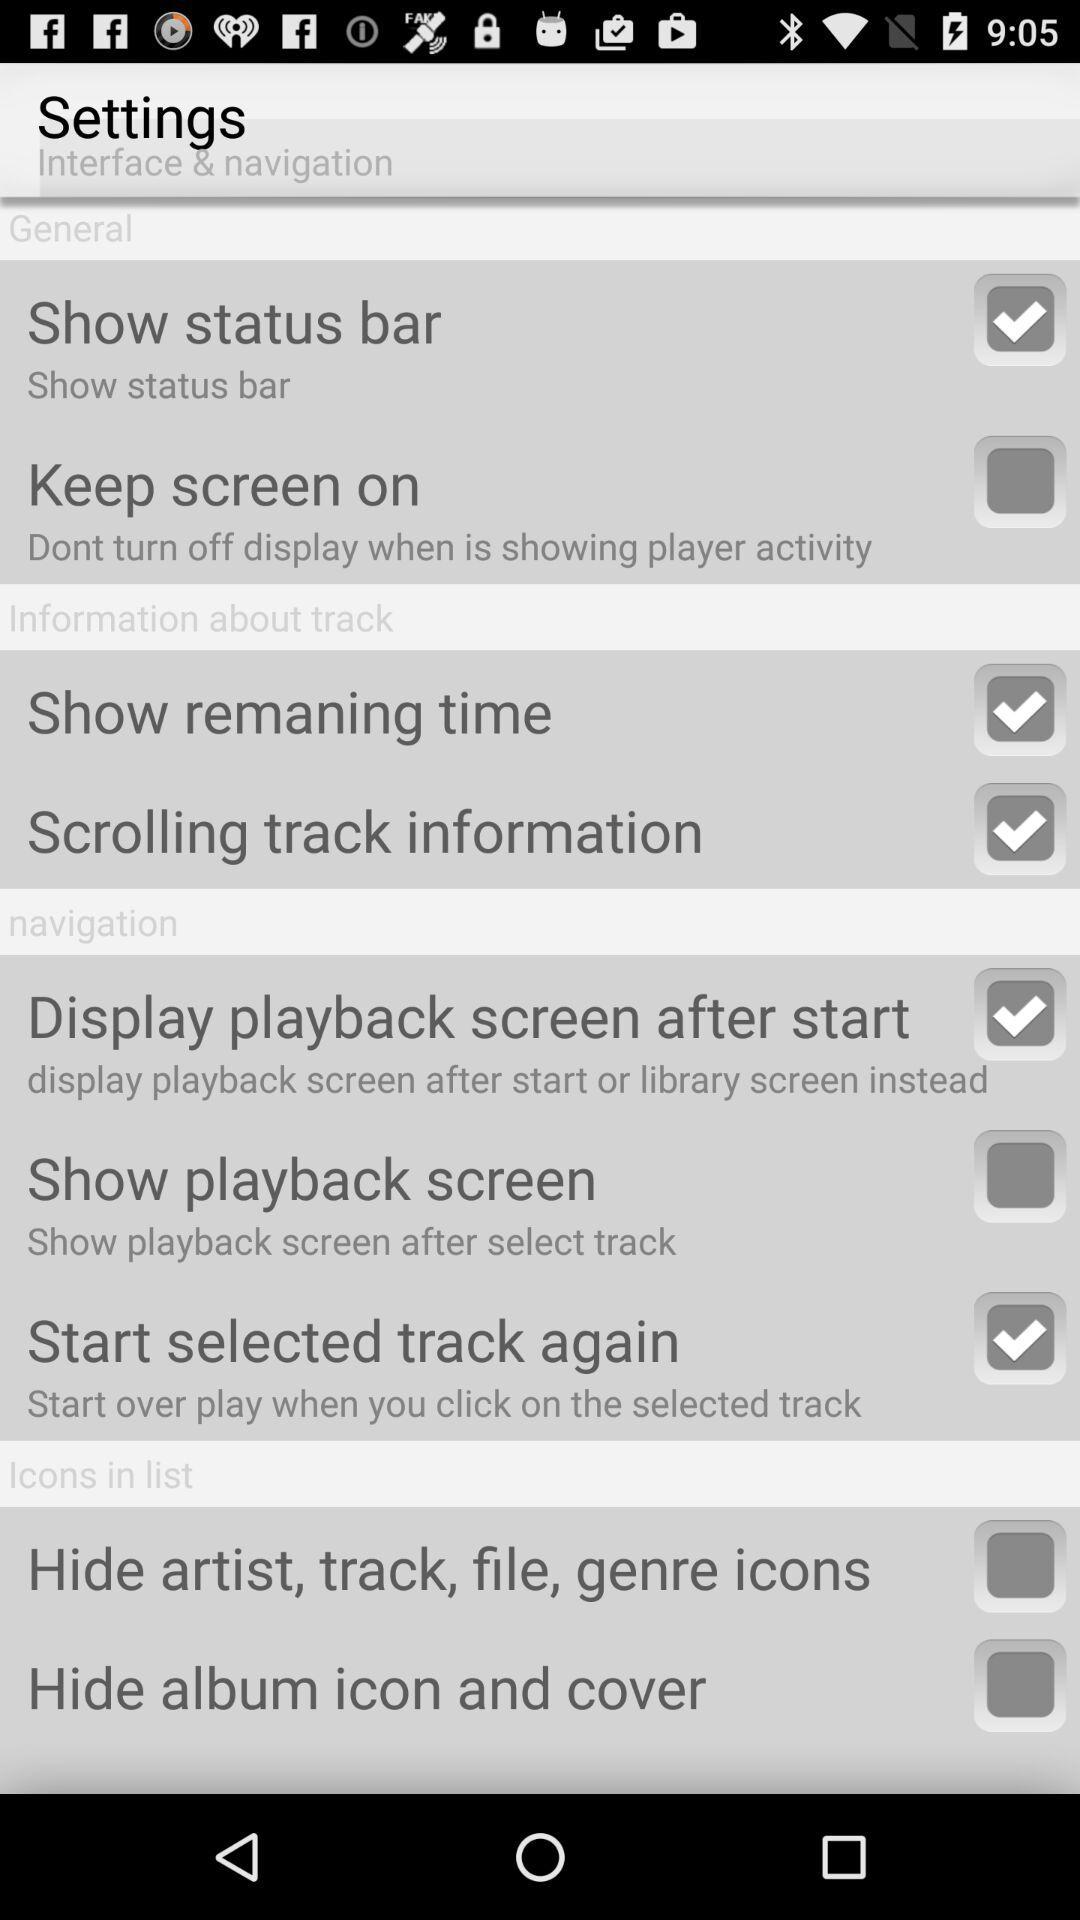  What do you see at coordinates (1020, 1565) in the screenshot?
I see `hide artist info` at bounding box center [1020, 1565].